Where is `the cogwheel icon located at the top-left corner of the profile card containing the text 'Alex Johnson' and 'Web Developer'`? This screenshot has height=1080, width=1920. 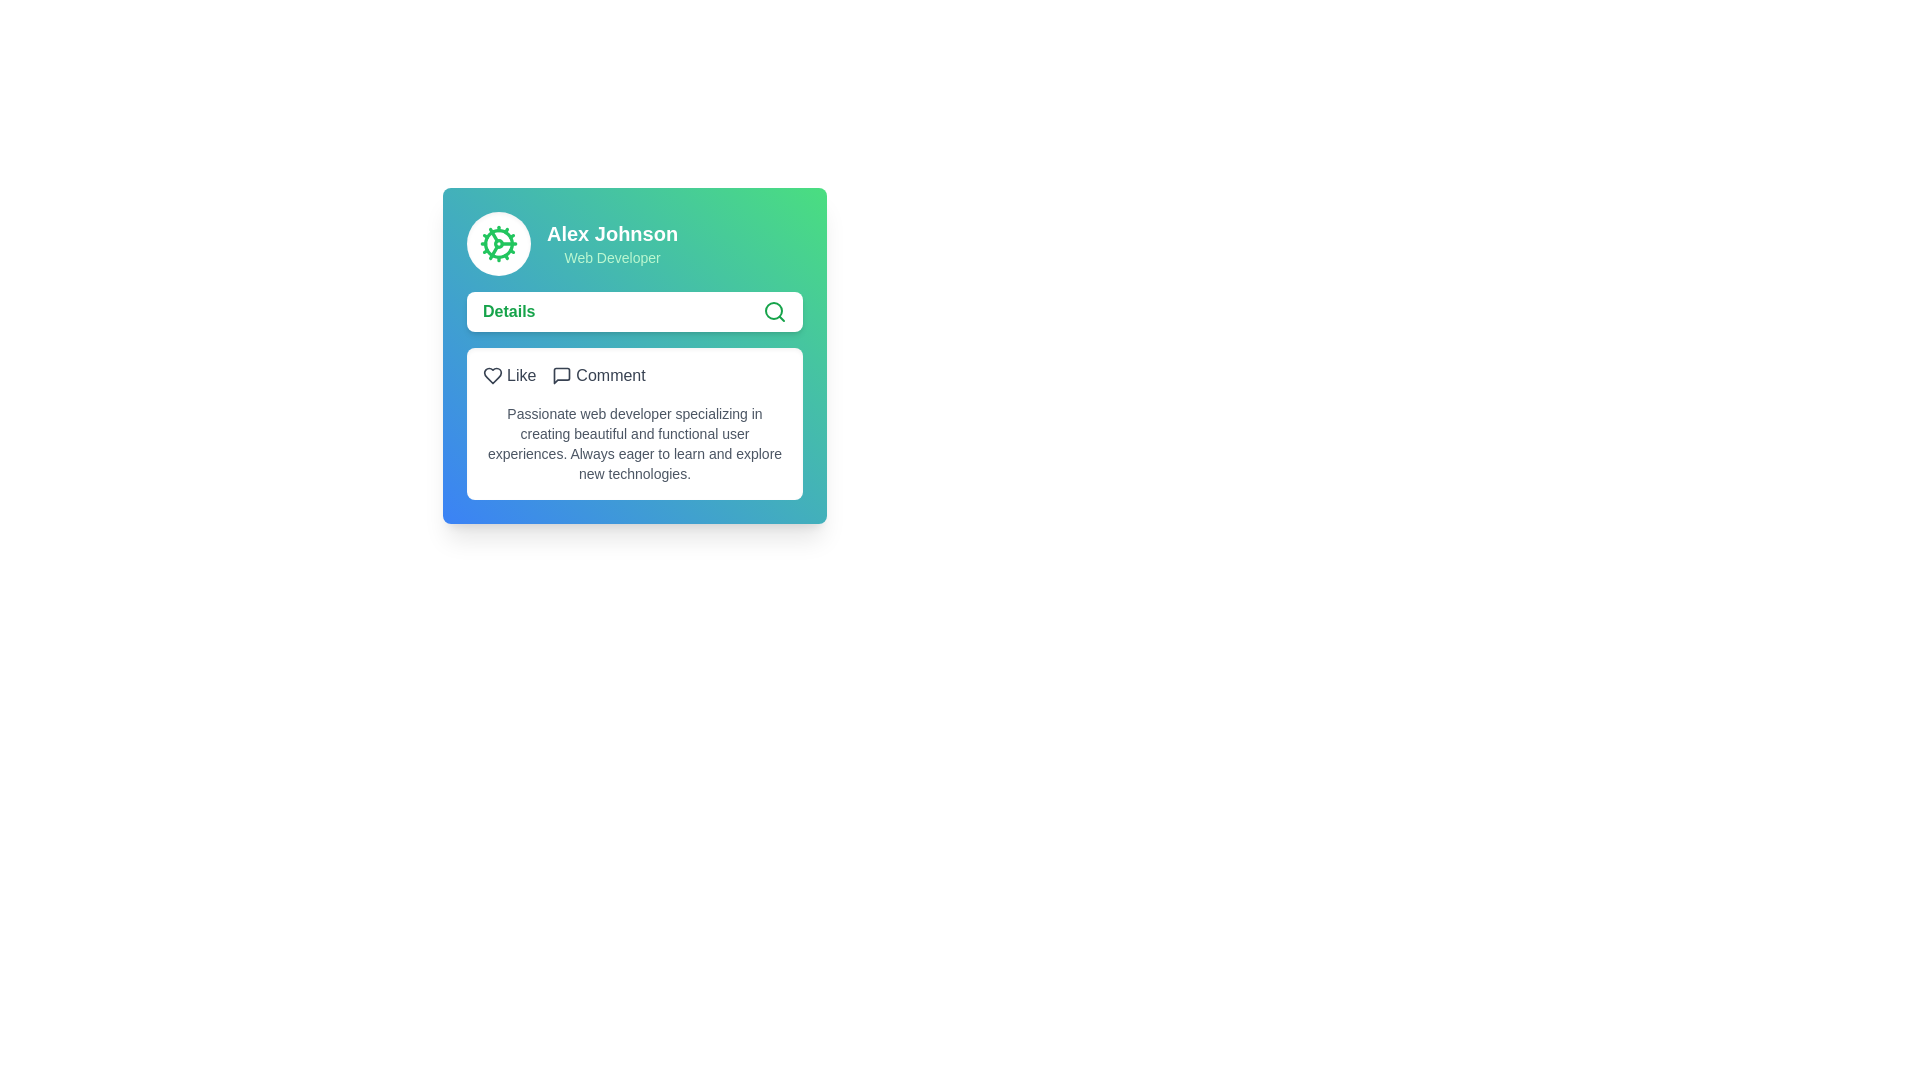 the cogwheel icon located at the top-left corner of the profile card containing the text 'Alex Johnson' and 'Web Developer' is located at coordinates (499, 242).